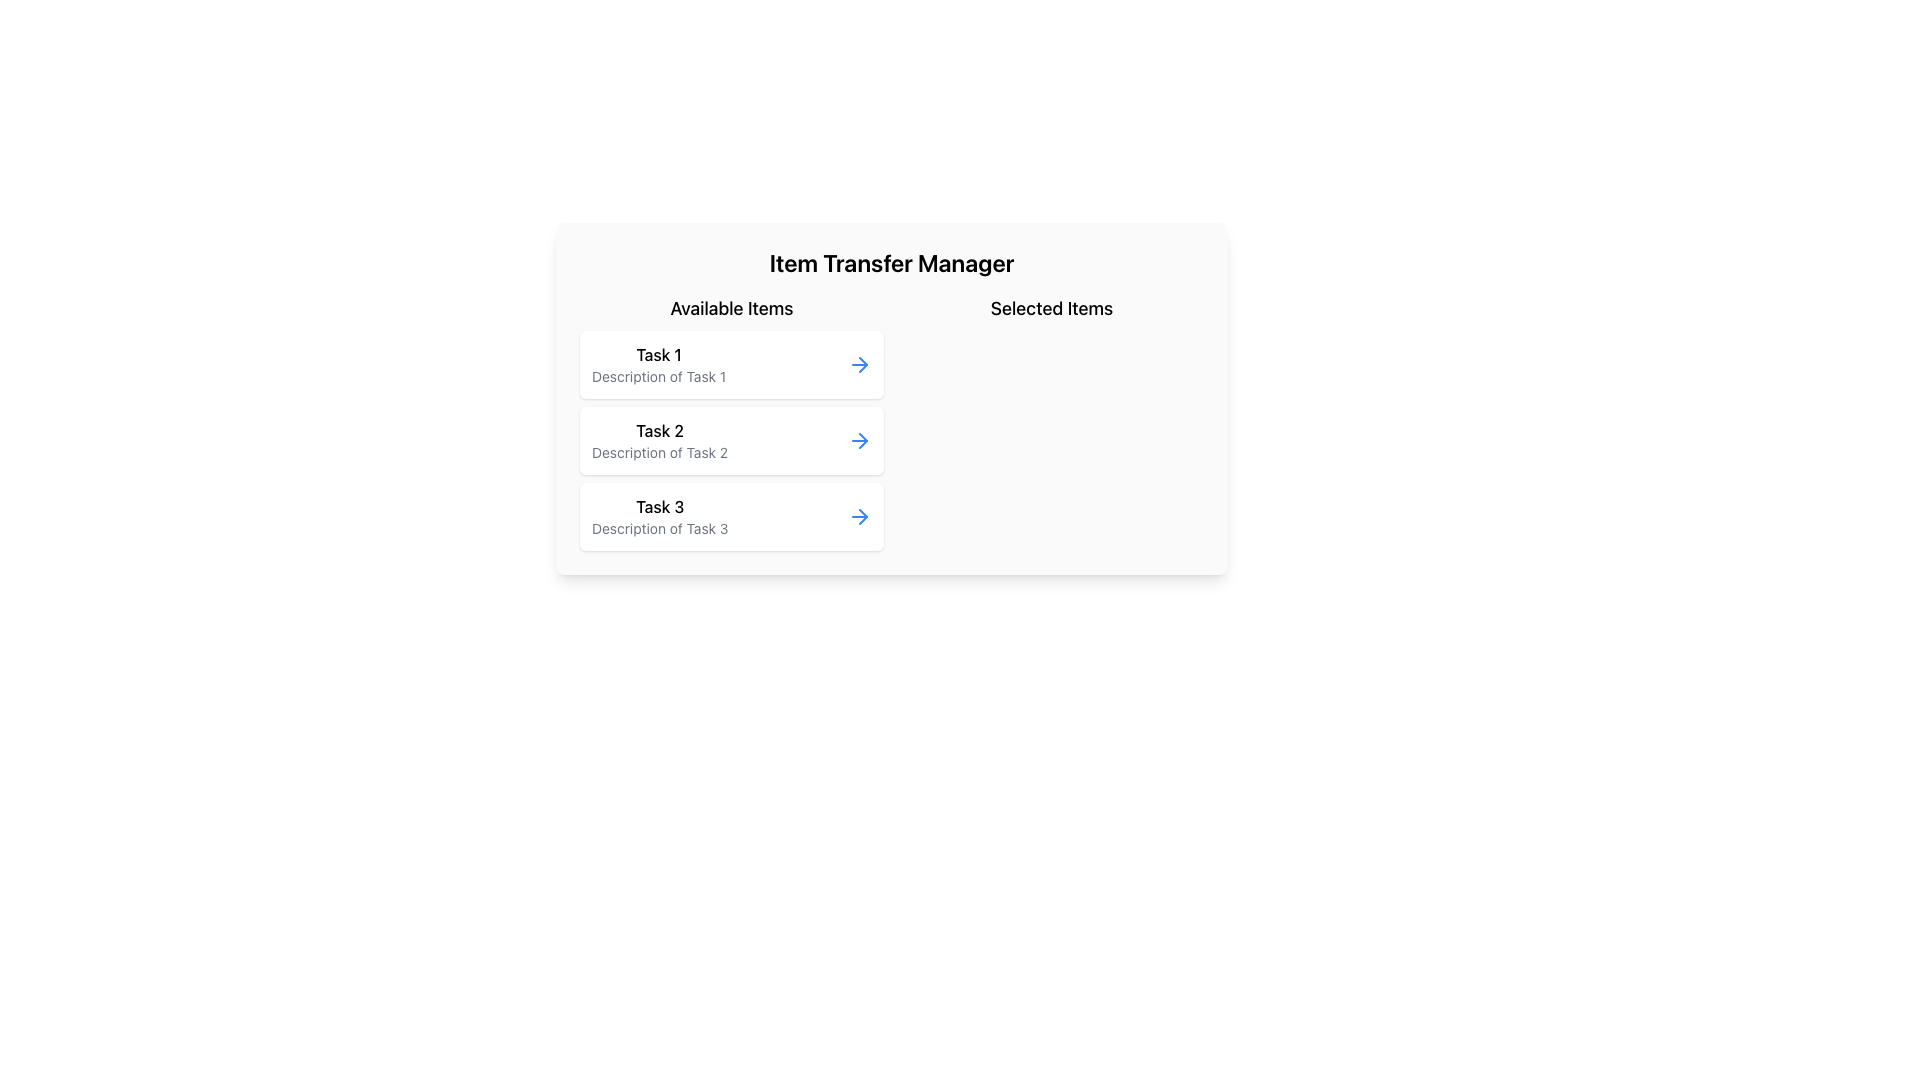 The height and width of the screenshot is (1080, 1920). Describe the element at coordinates (730, 365) in the screenshot. I see `the first task entry in the 'Available Items' list` at that location.